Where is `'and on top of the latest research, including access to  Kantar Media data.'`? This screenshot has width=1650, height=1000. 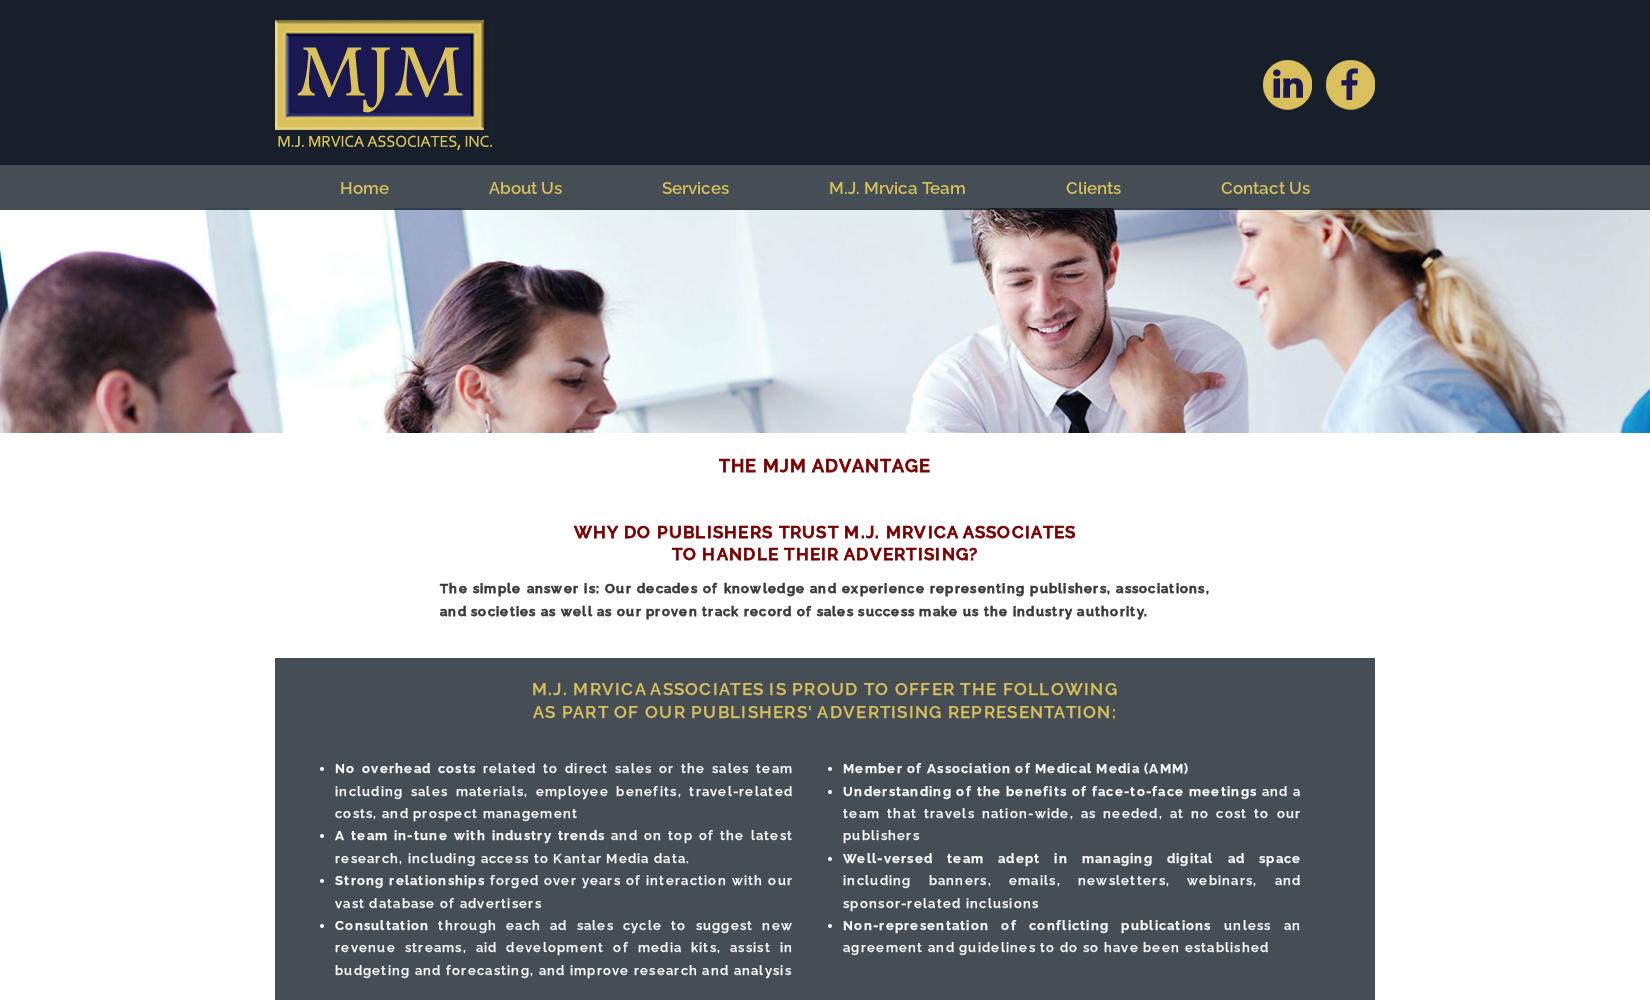
'and on top of the latest research, including access to  Kantar Media data.' is located at coordinates (562, 845).